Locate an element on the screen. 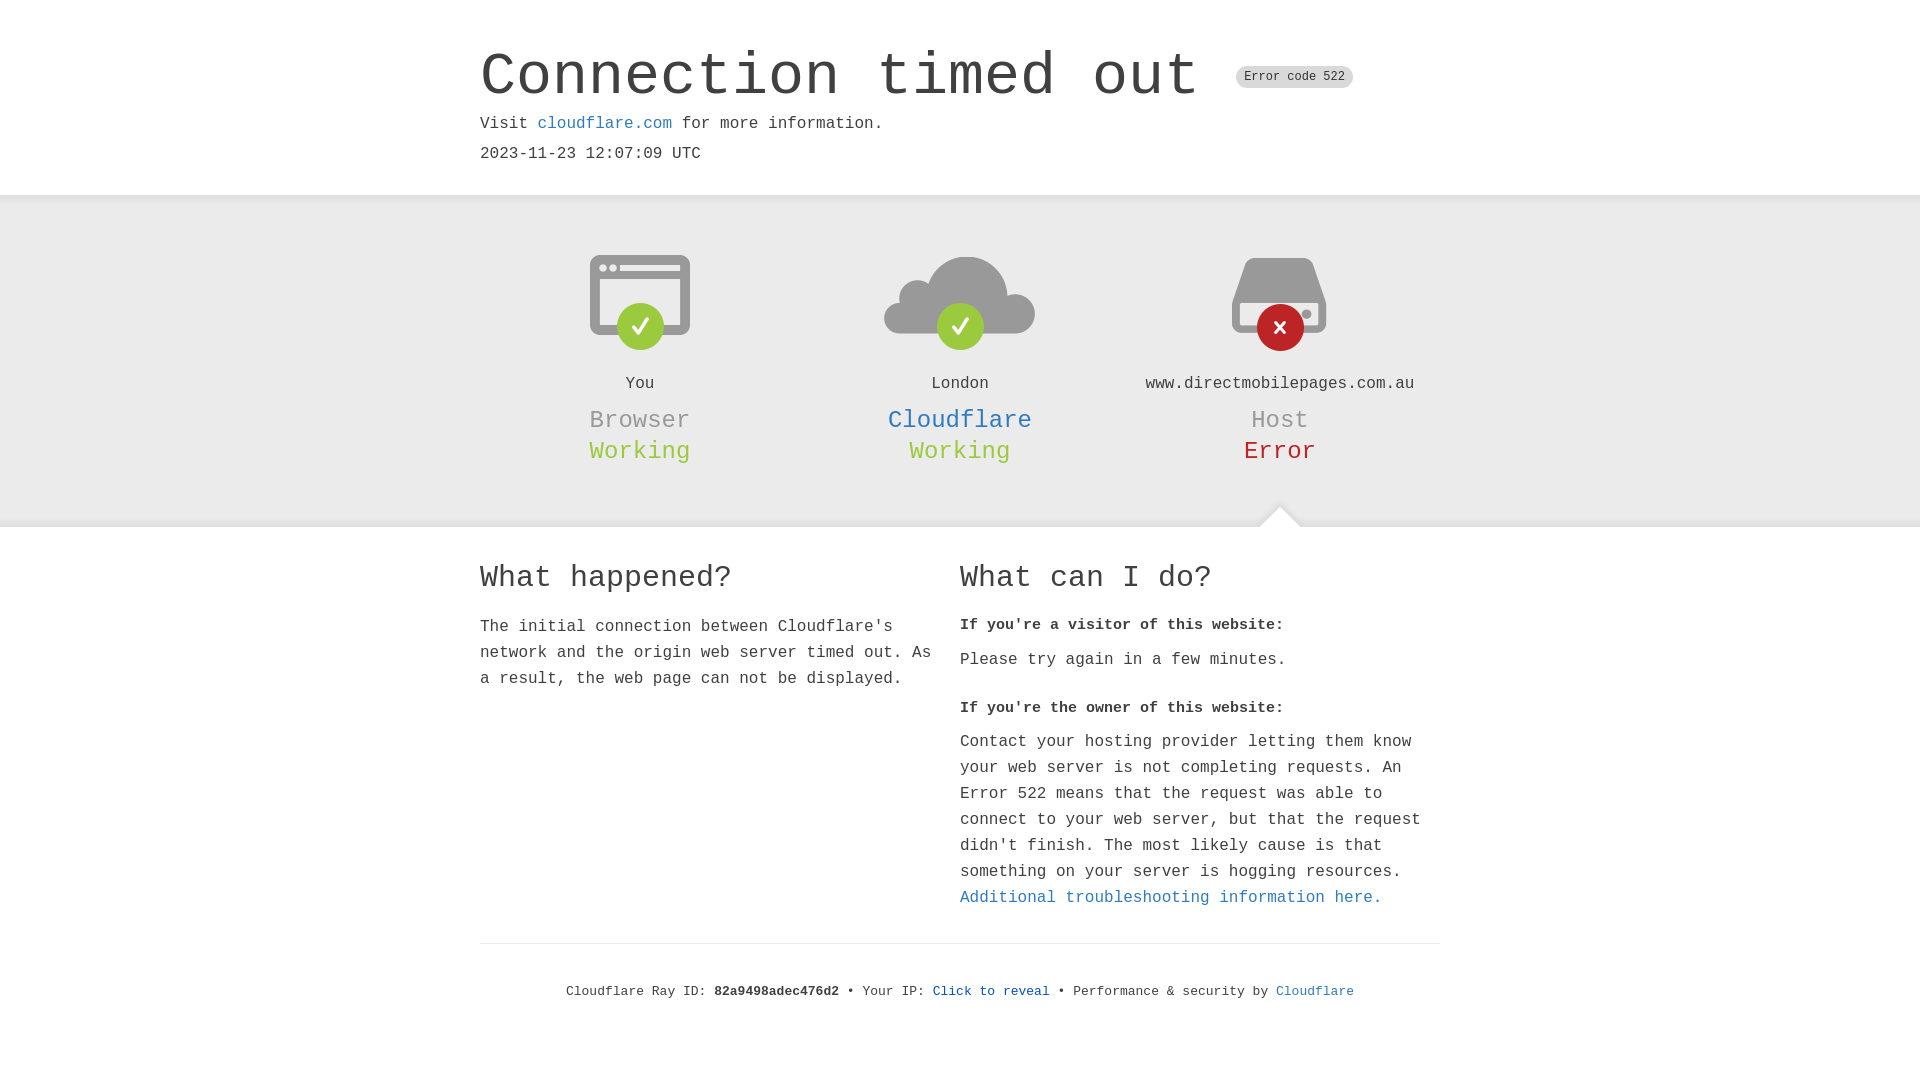 The image size is (1920, 1080). 'Additional troubleshooting information here.' is located at coordinates (1171, 897).